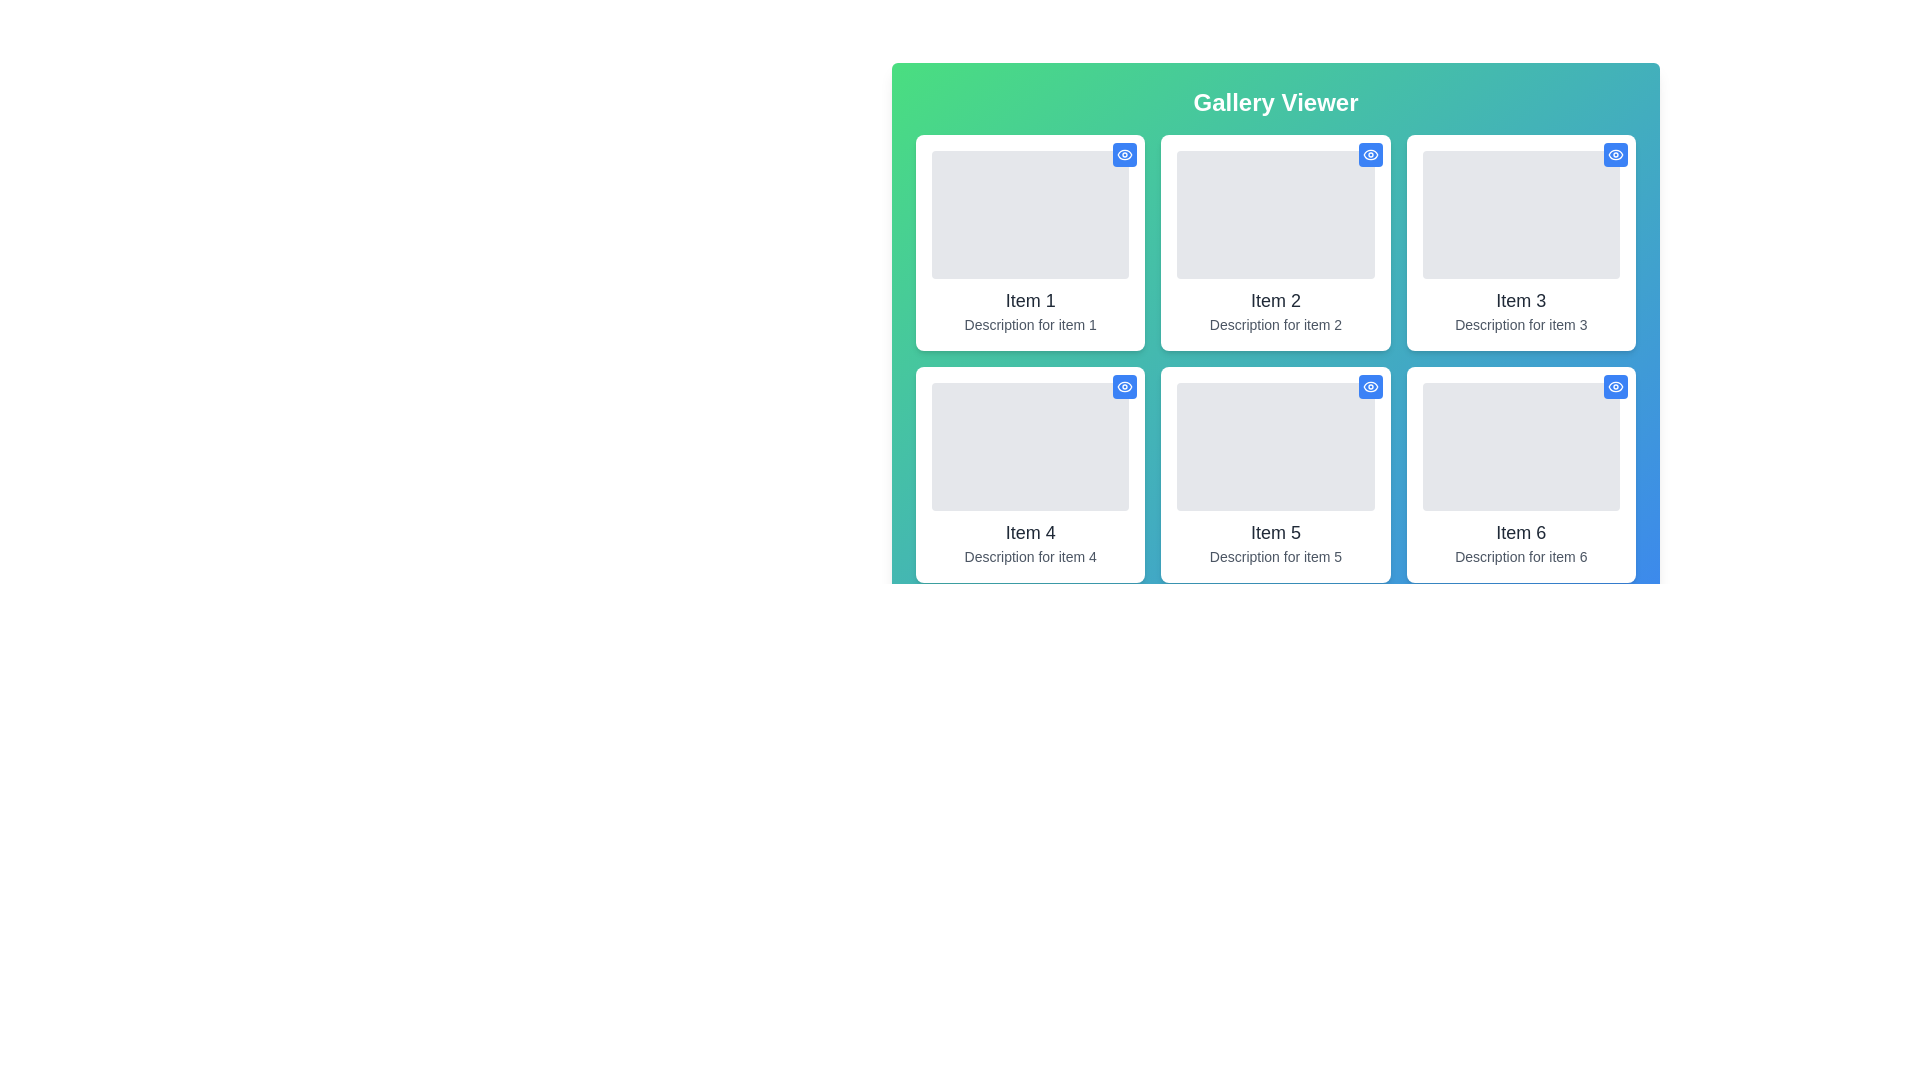 The width and height of the screenshot is (1920, 1080). I want to click on the eye-shaped icon with a blue background and white stroke lines located in the top right corner of the tile labeled 'Item 6', so click(1616, 386).